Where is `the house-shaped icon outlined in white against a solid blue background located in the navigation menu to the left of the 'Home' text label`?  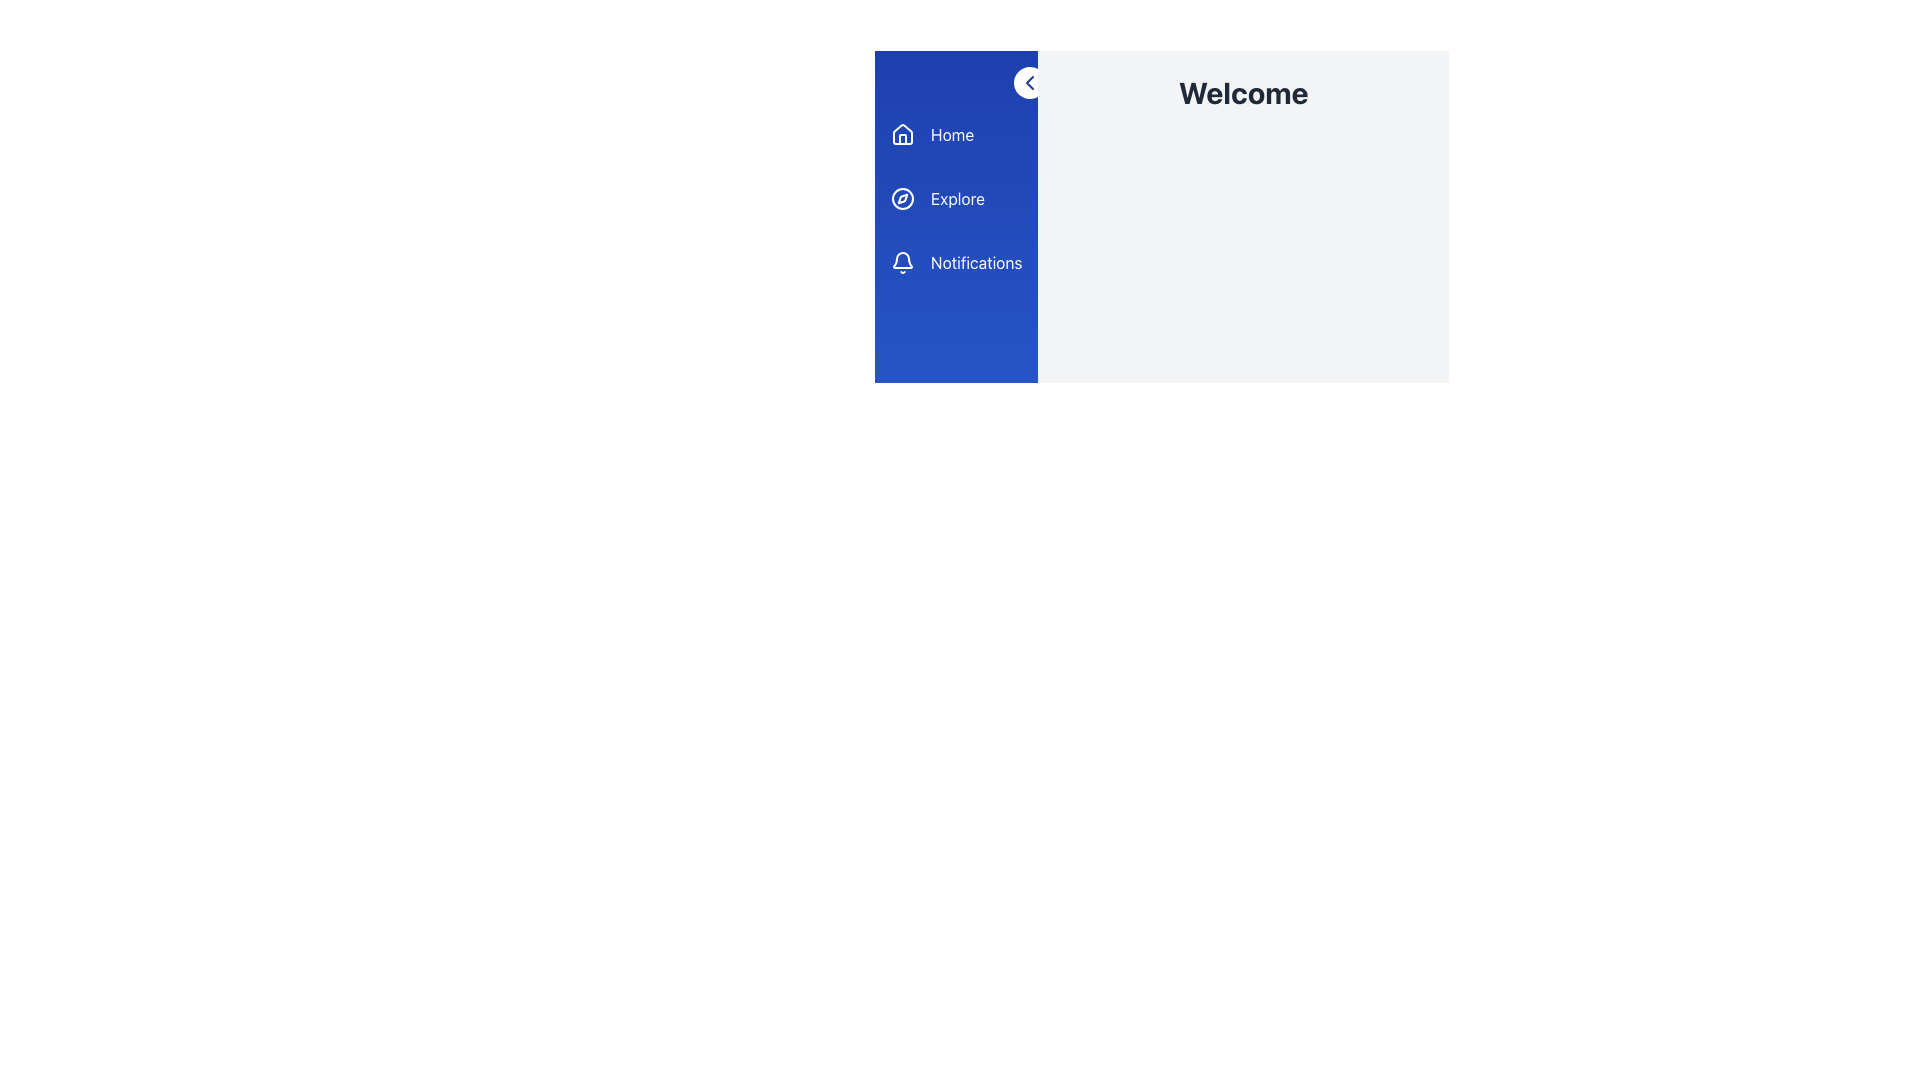
the house-shaped icon outlined in white against a solid blue background located in the navigation menu to the left of the 'Home' text label is located at coordinates (901, 135).